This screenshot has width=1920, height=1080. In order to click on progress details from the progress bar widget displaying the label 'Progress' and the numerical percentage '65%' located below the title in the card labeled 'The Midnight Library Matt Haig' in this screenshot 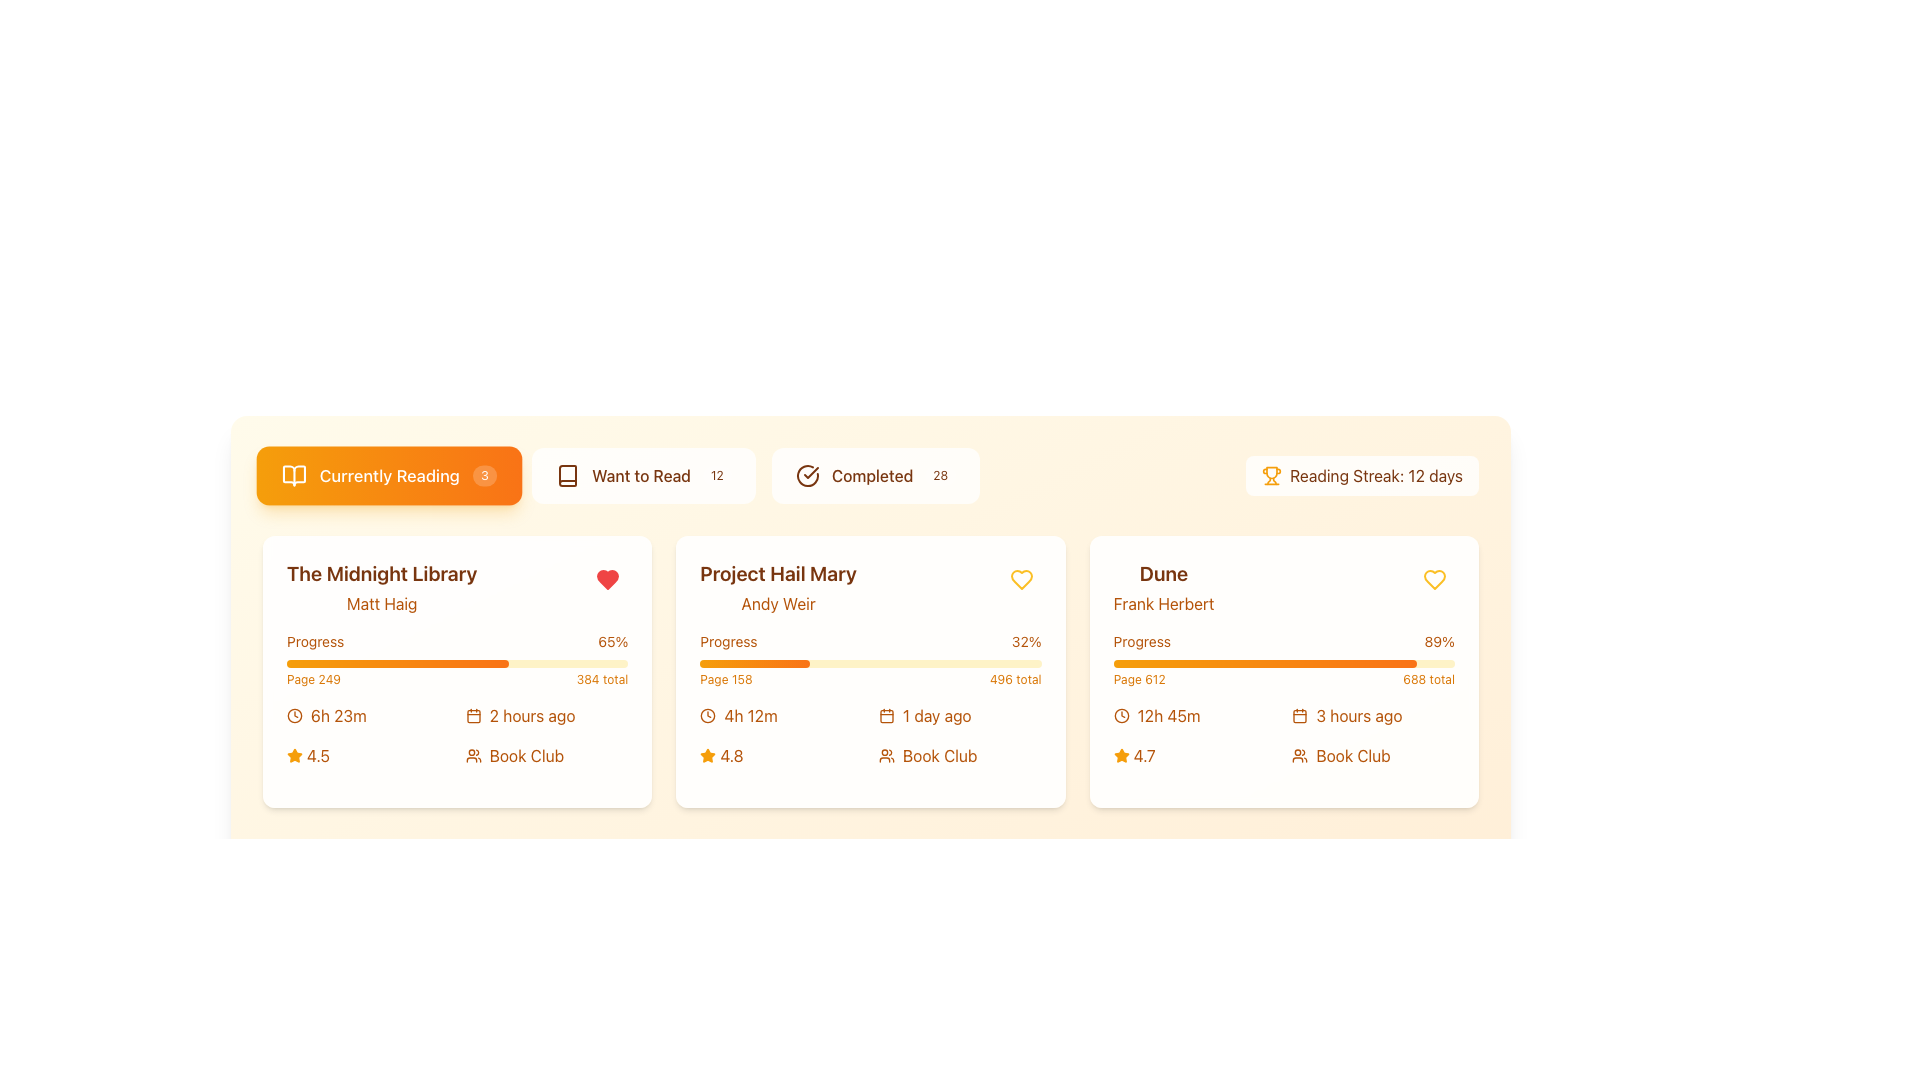, I will do `click(456, 659)`.